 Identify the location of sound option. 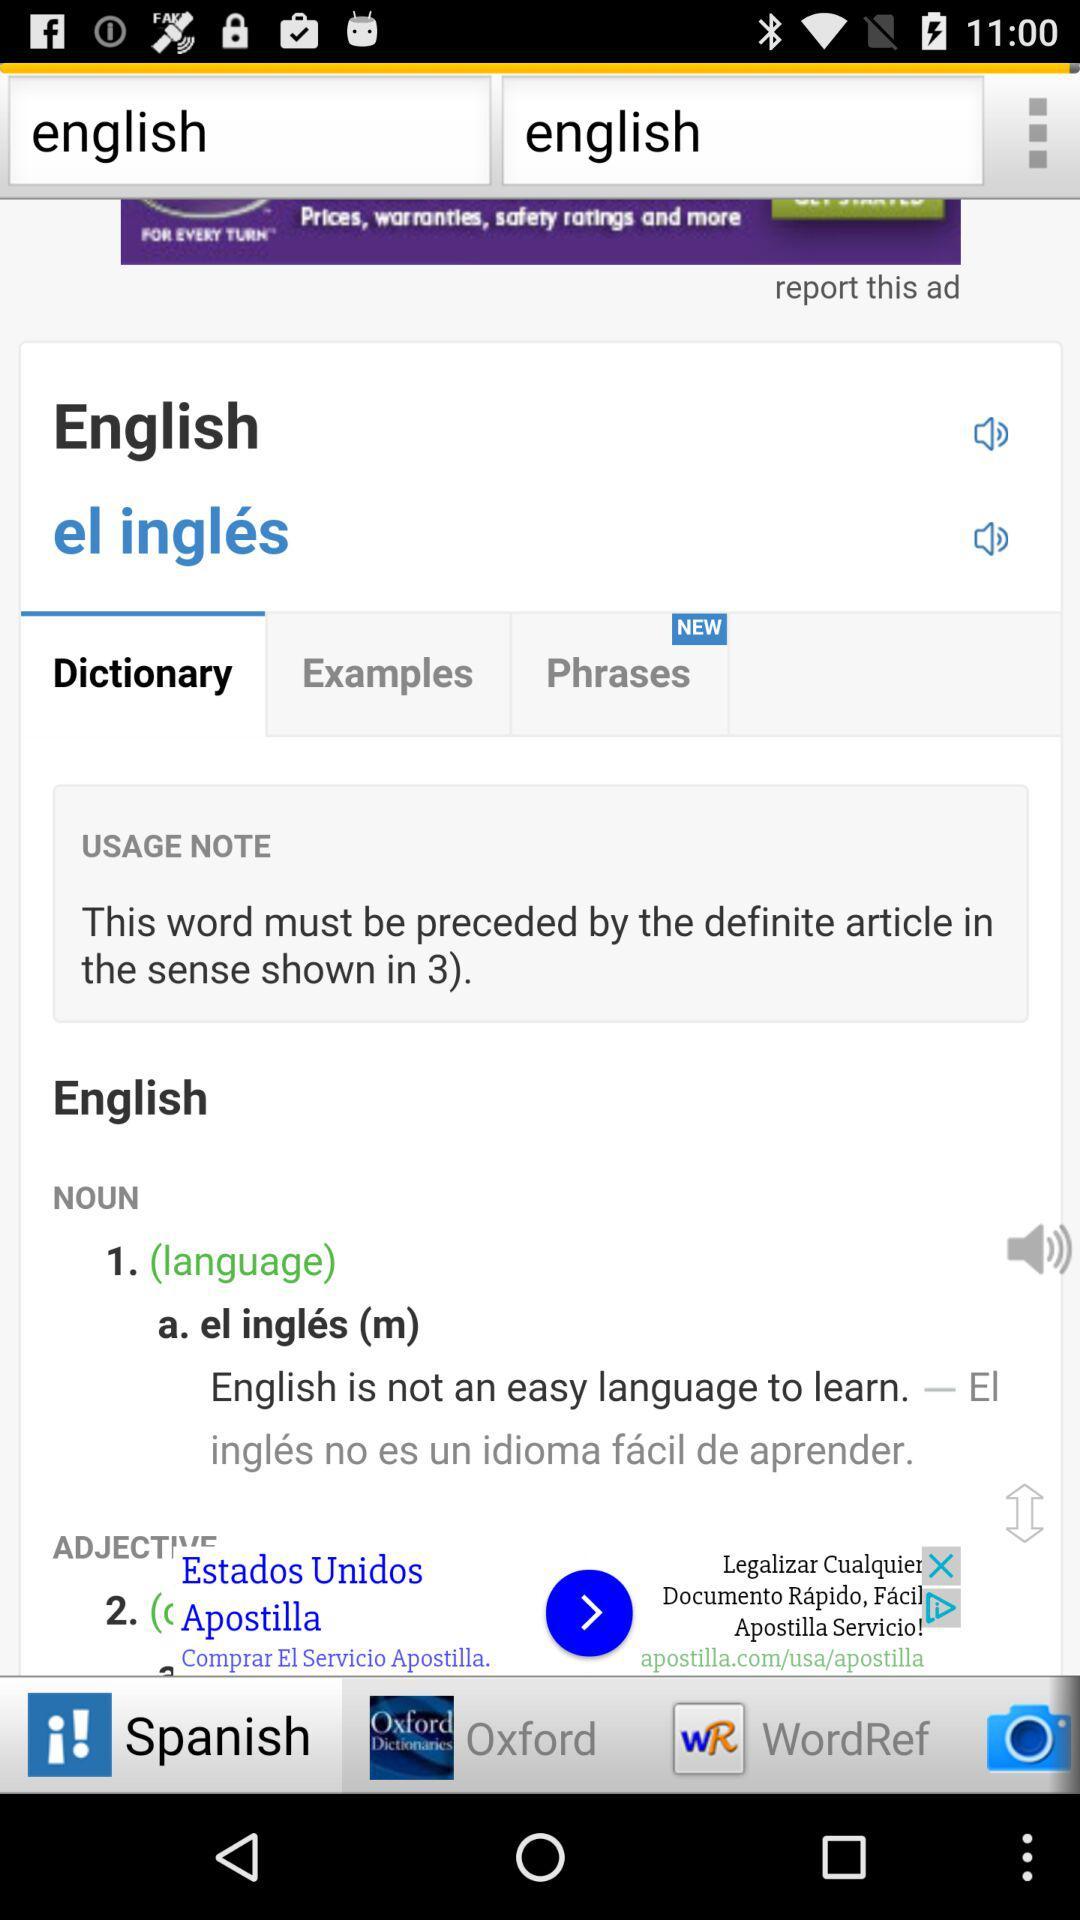
(1036, 1246).